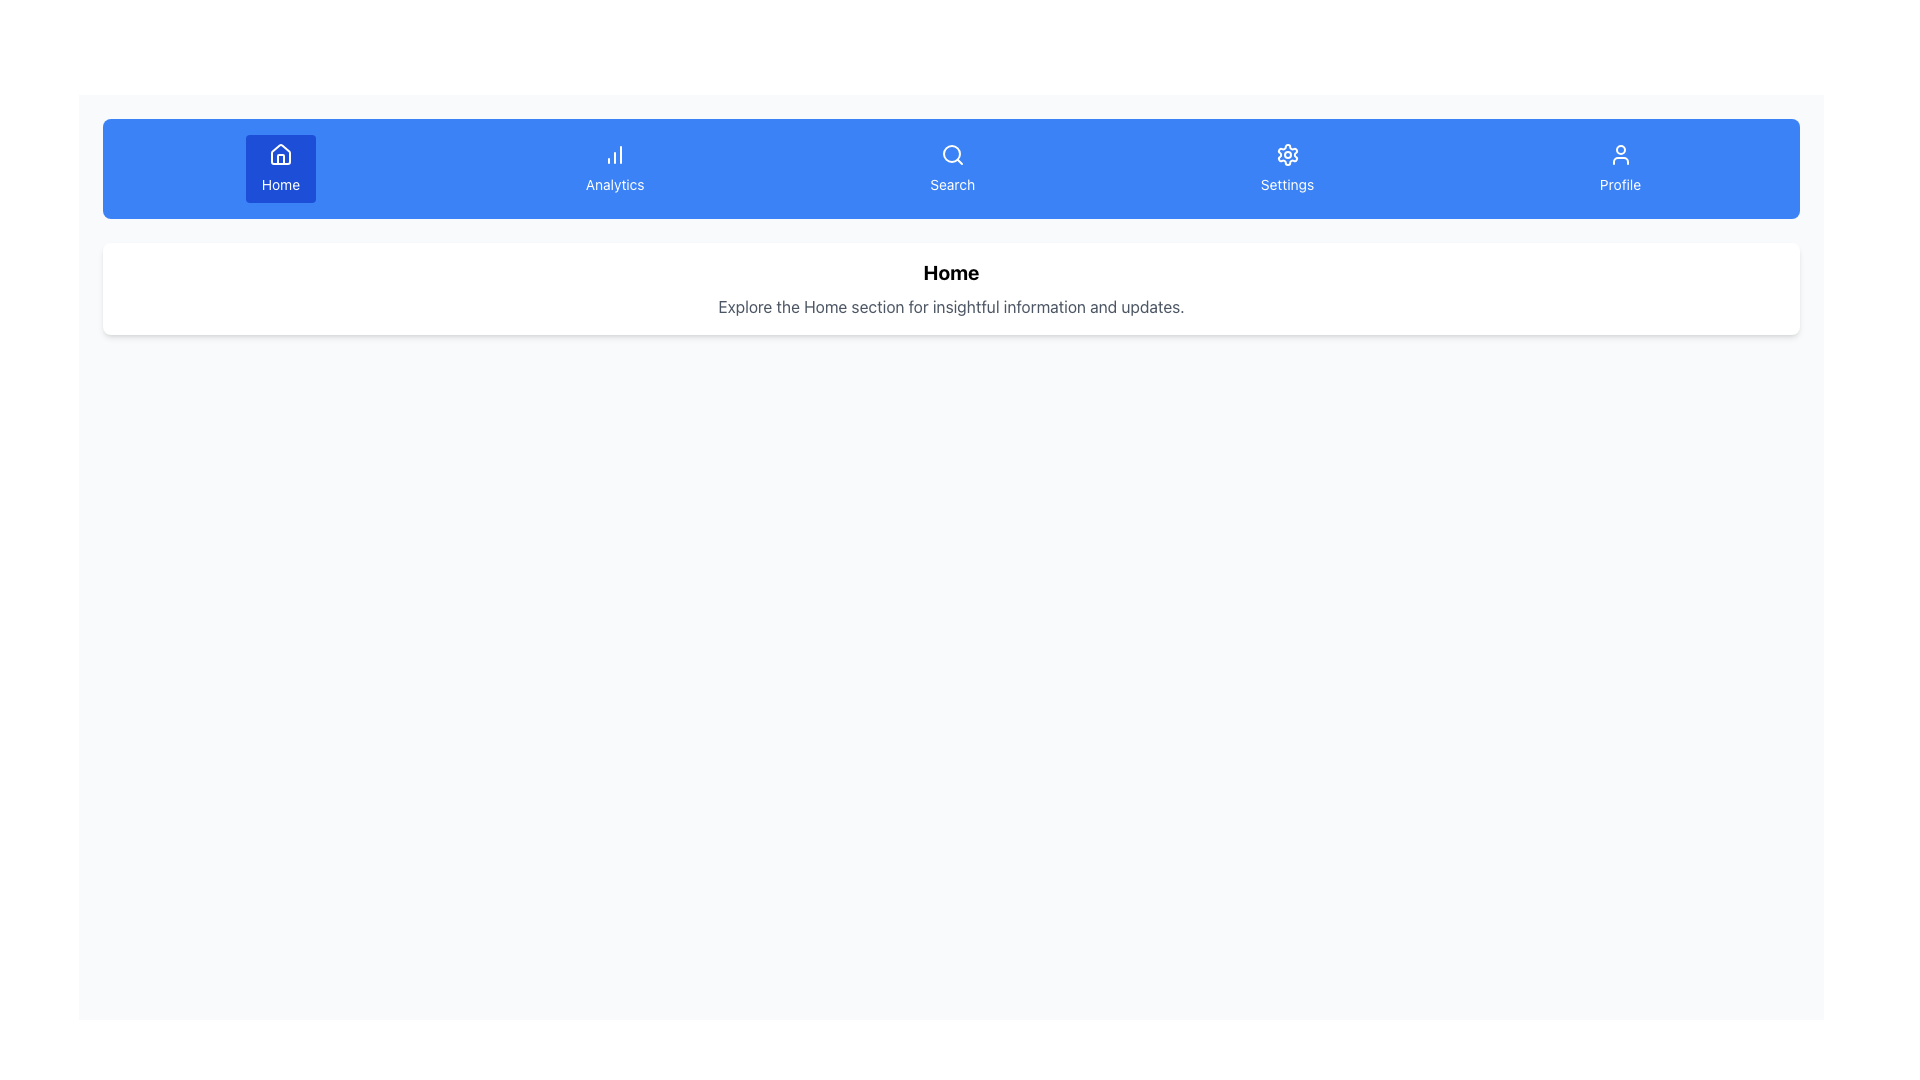 This screenshot has width=1920, height=1080. Describe the element at coordinates (614, 185) in the screenshot. I see `the text label that describes the 'Analytics' navigation item, positioned centrally below the bar chart icon in the navigation bar` at that location.